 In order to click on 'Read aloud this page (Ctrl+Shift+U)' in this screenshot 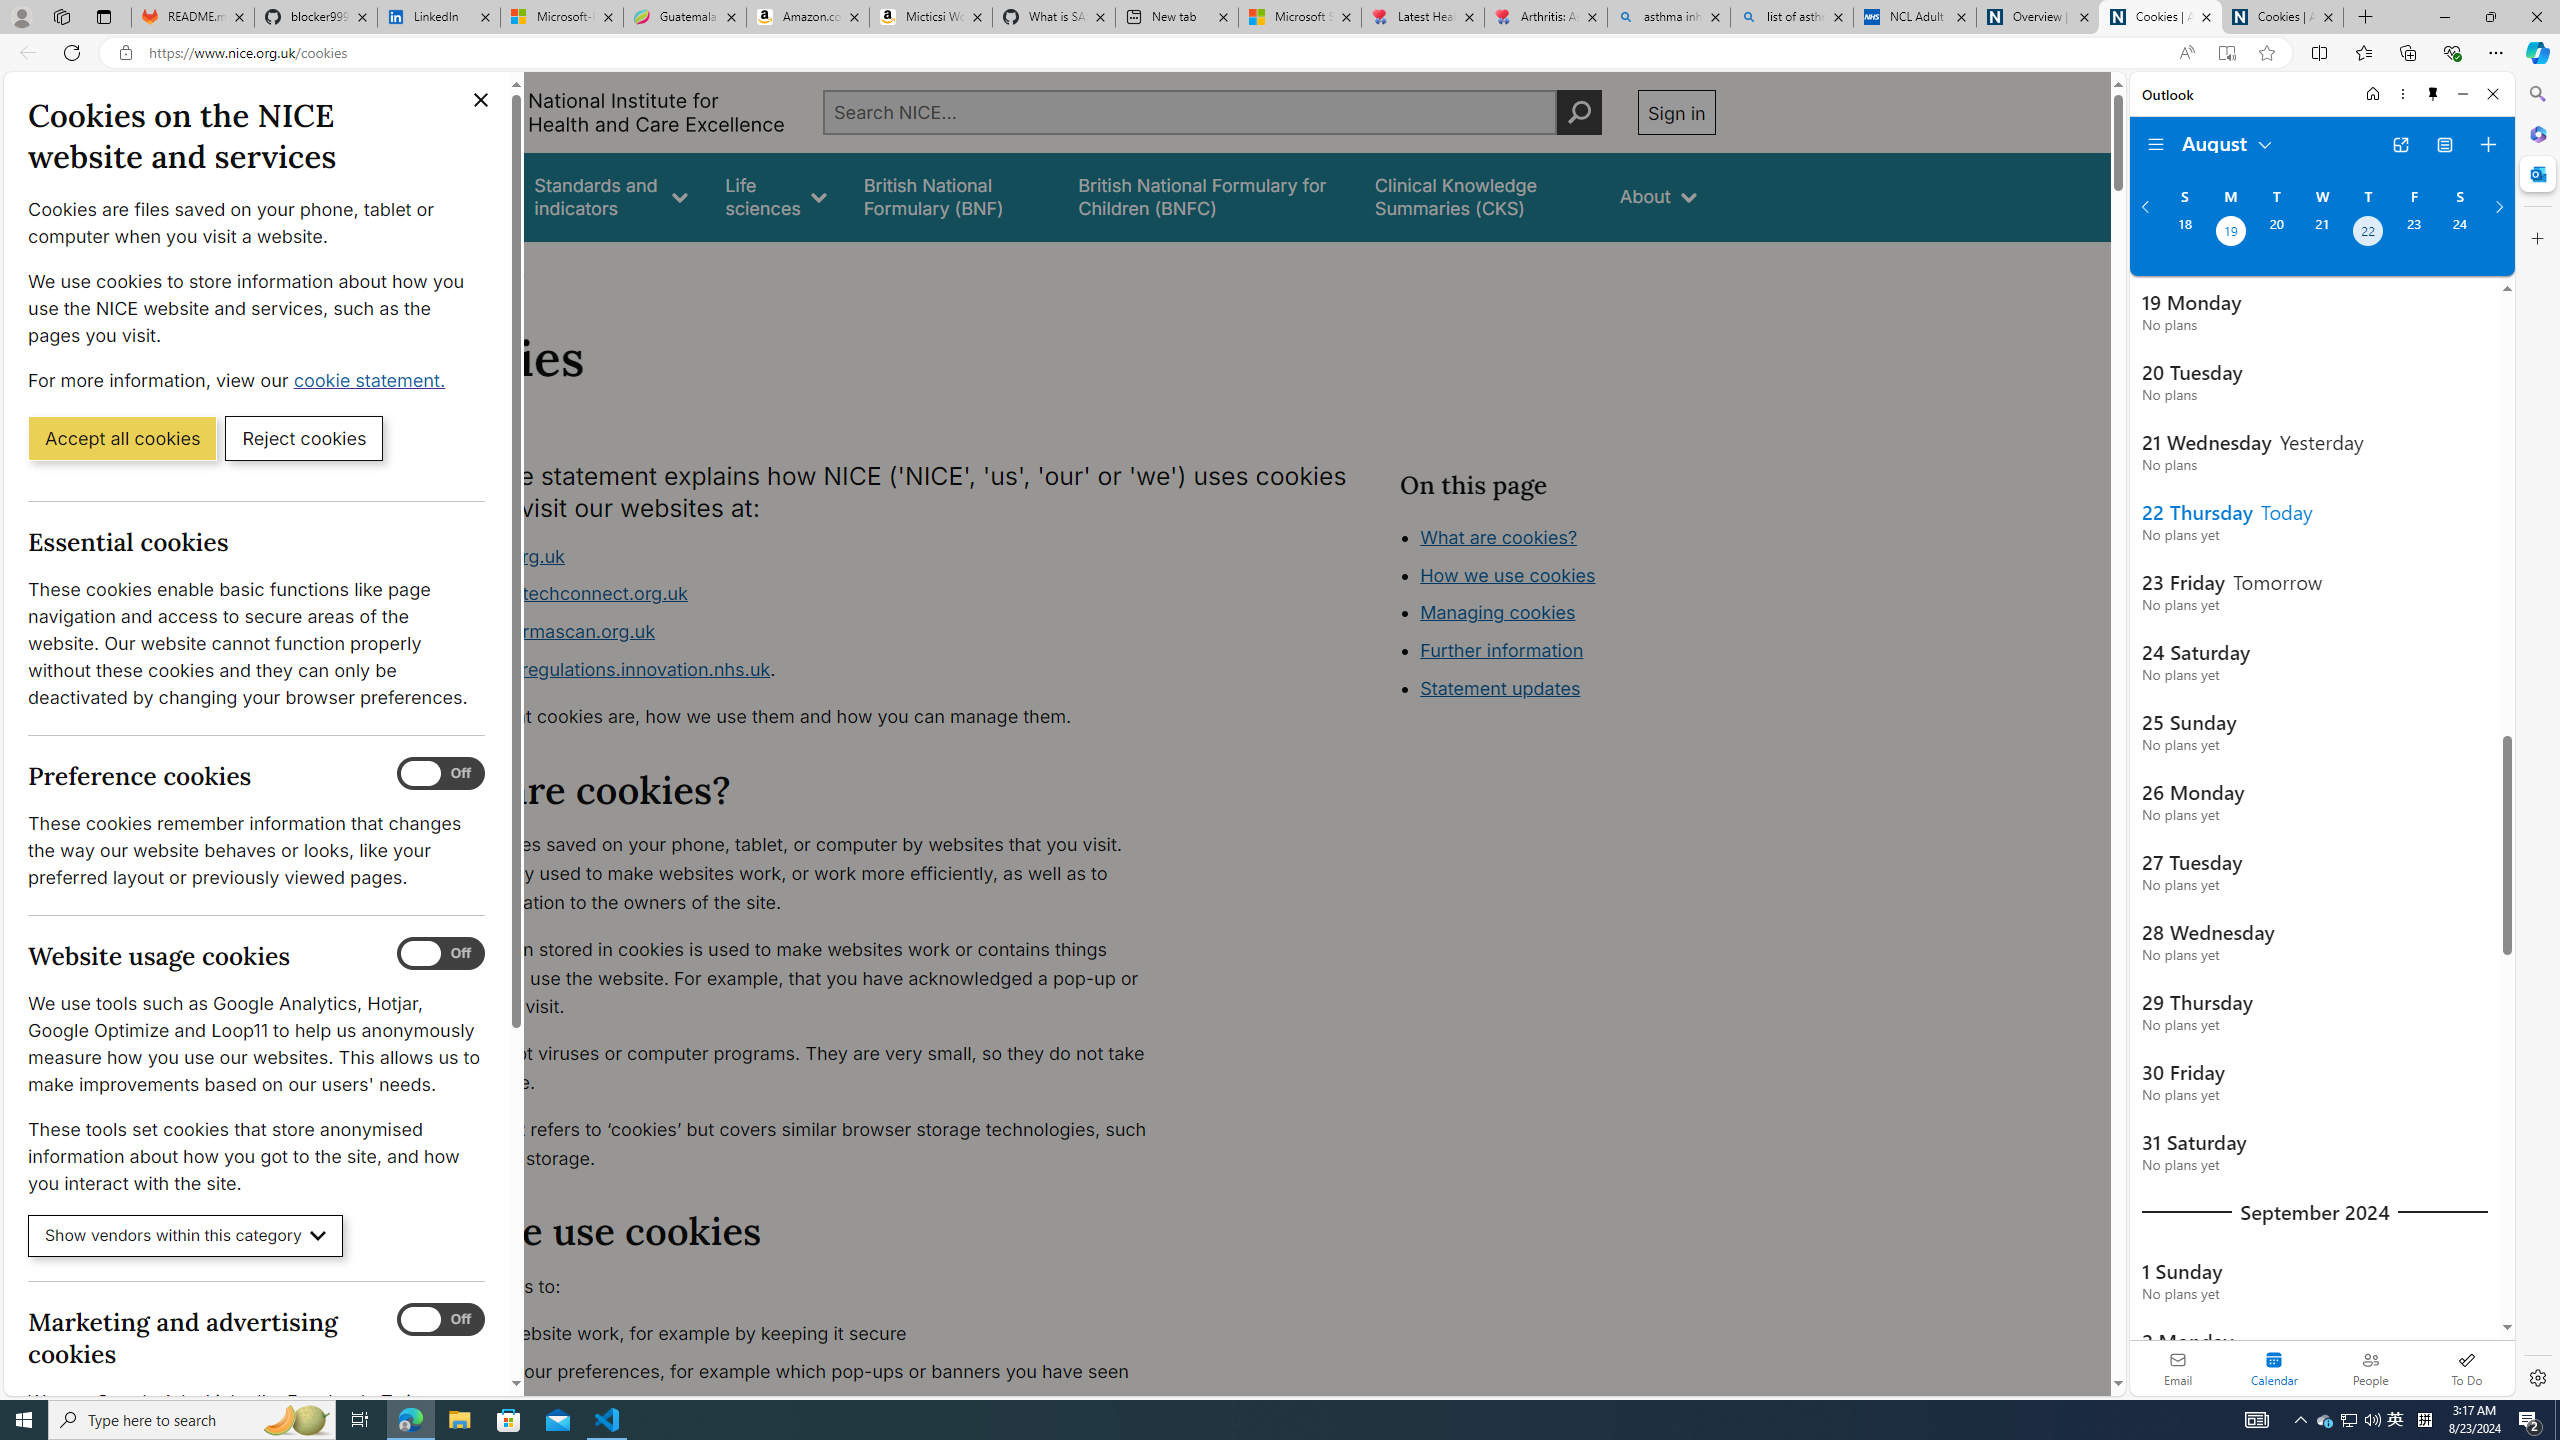, I will do `click(2185, 53)`.